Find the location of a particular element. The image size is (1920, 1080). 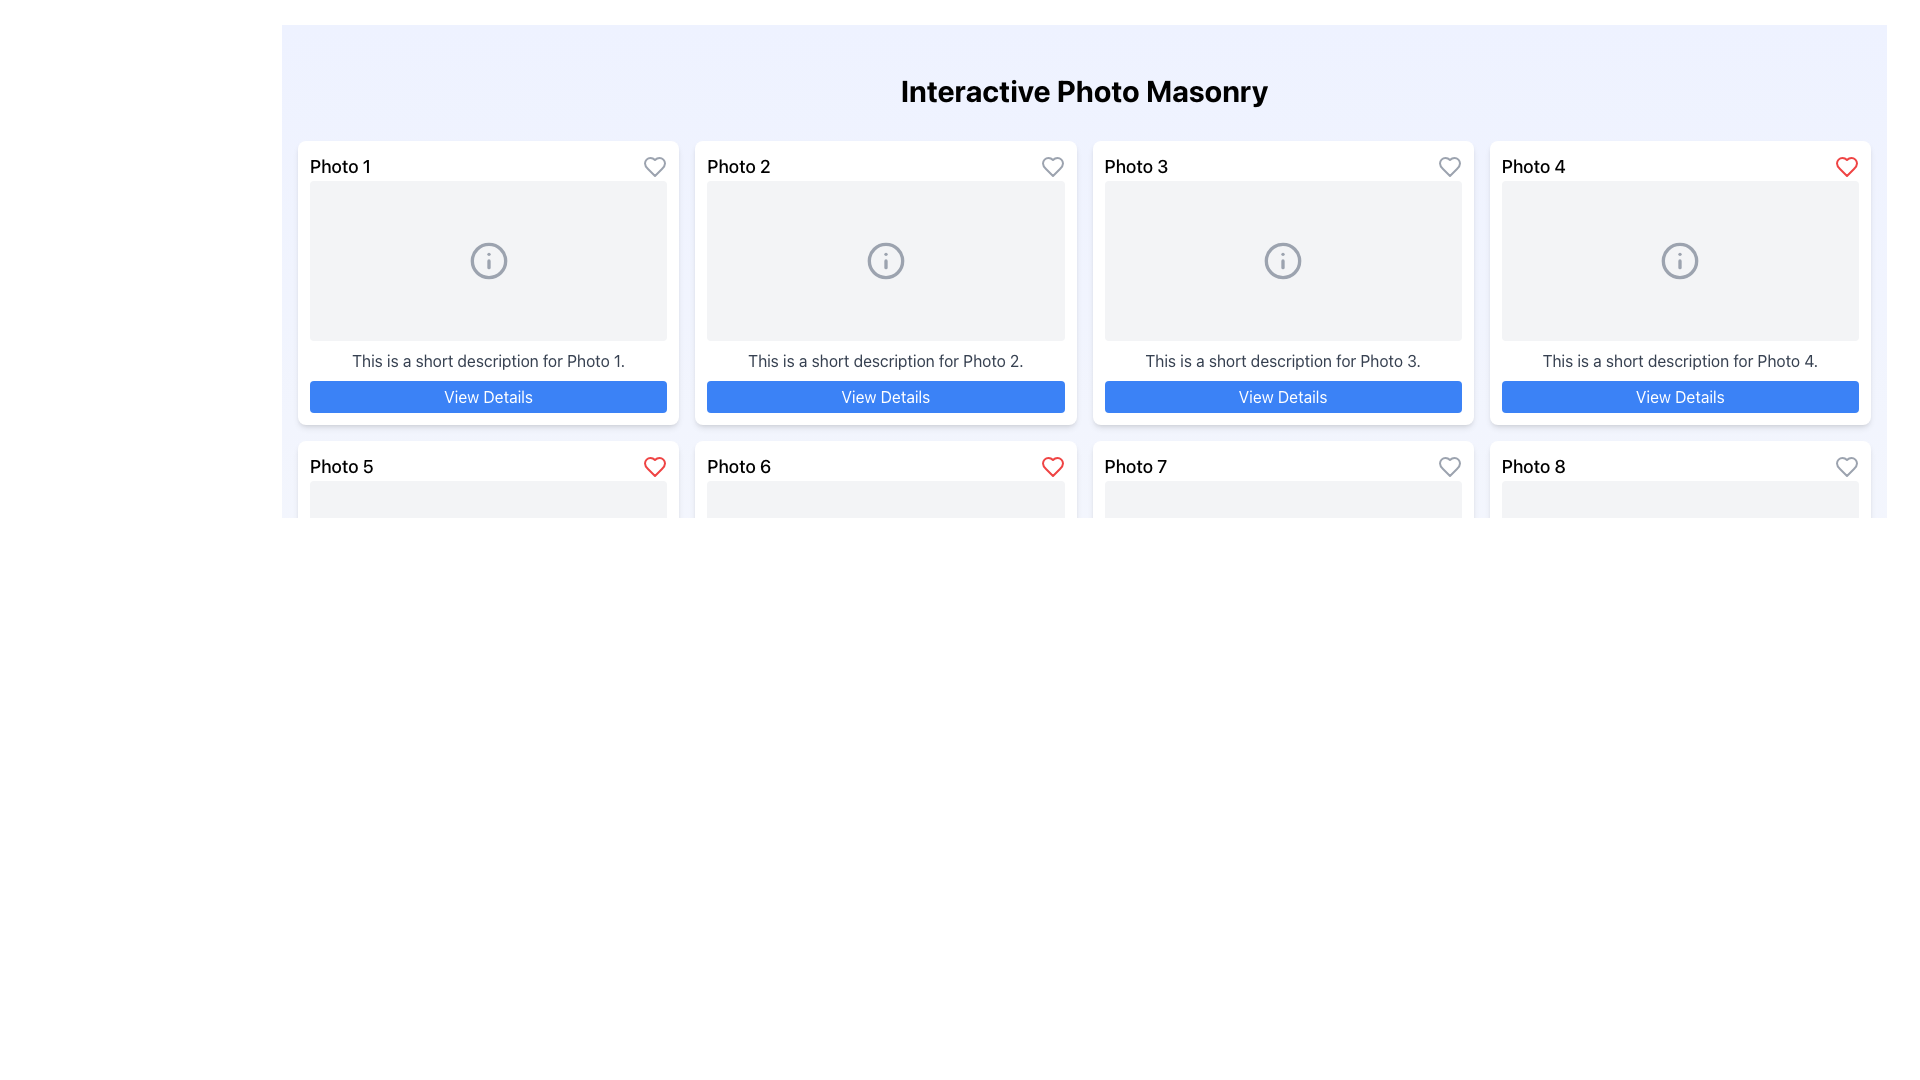

the circular gray information icon with an 'i' in the center, located in the second card from the left in the top row of the grid layout is located at coordinates (884, 260).